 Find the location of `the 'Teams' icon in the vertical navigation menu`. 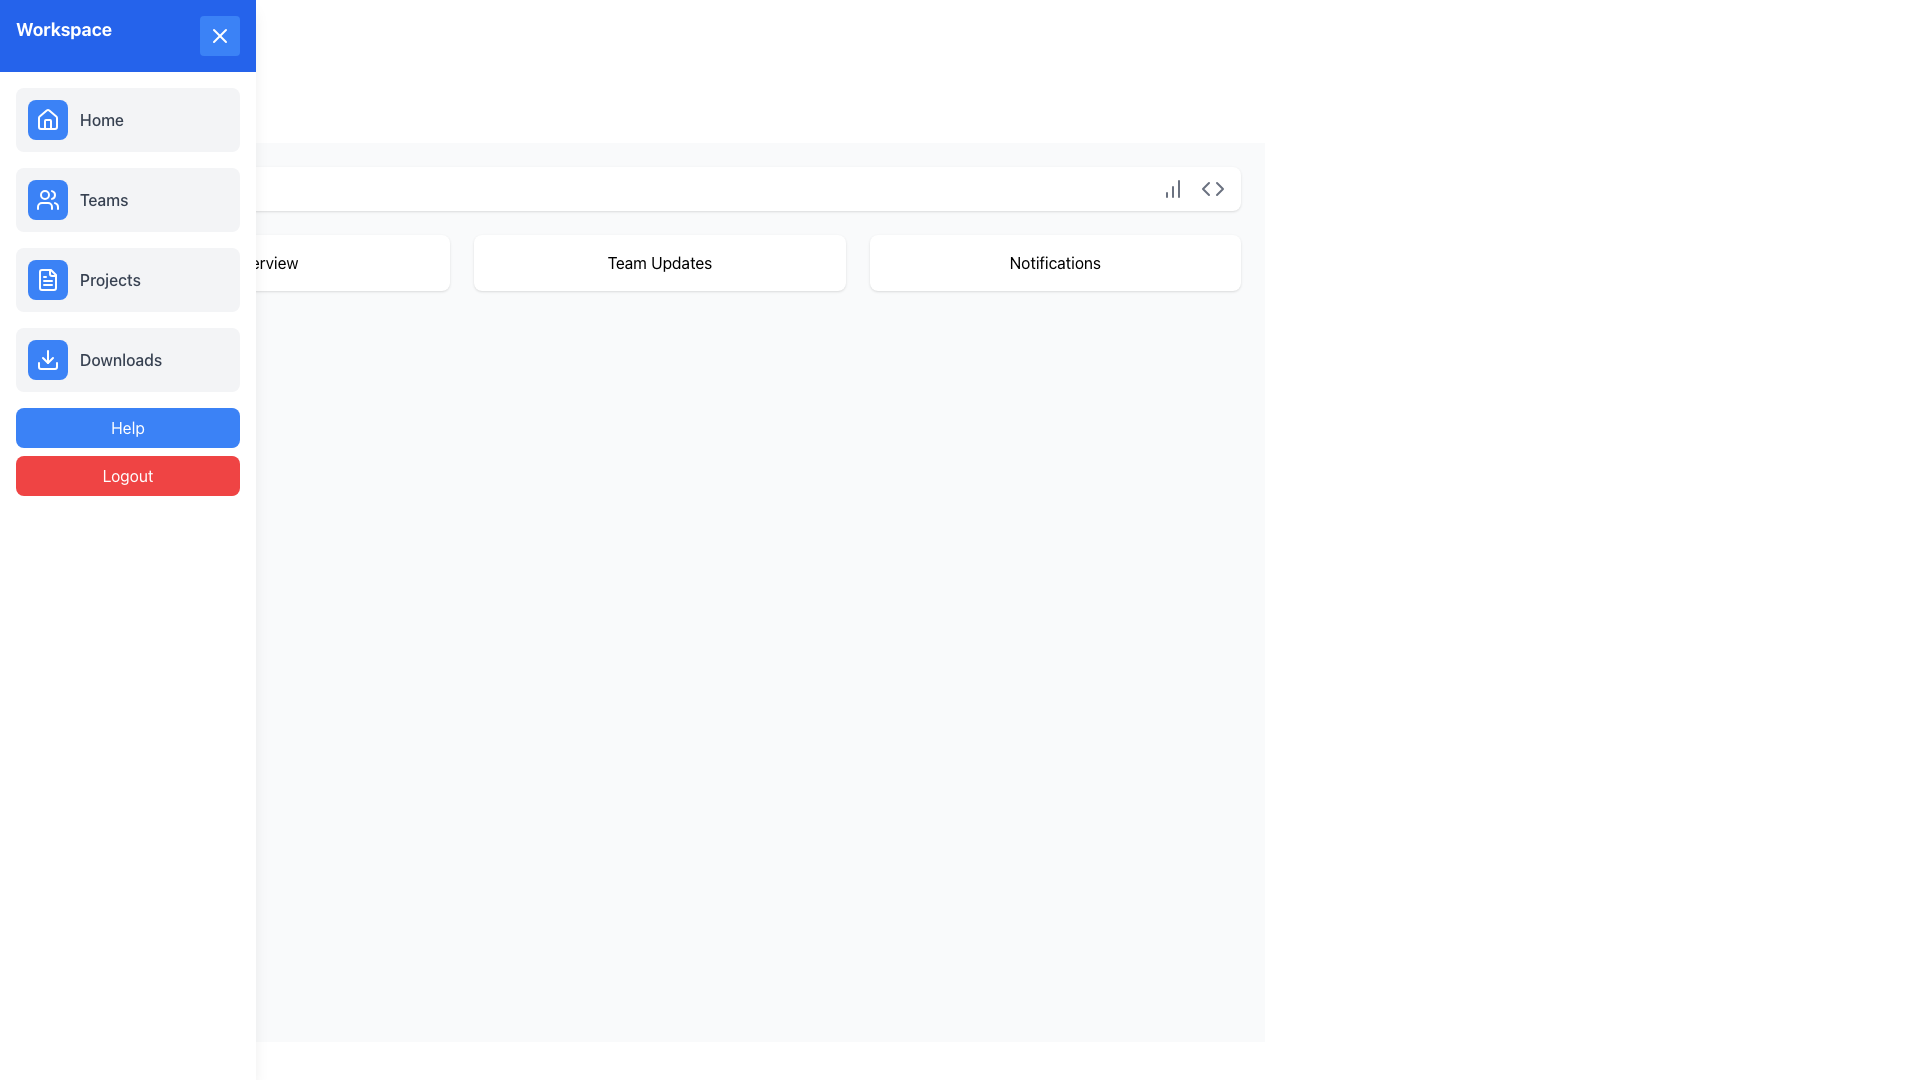

the 'Teams' icon in the vertical navigation menu is located at coordinates (48, 200).